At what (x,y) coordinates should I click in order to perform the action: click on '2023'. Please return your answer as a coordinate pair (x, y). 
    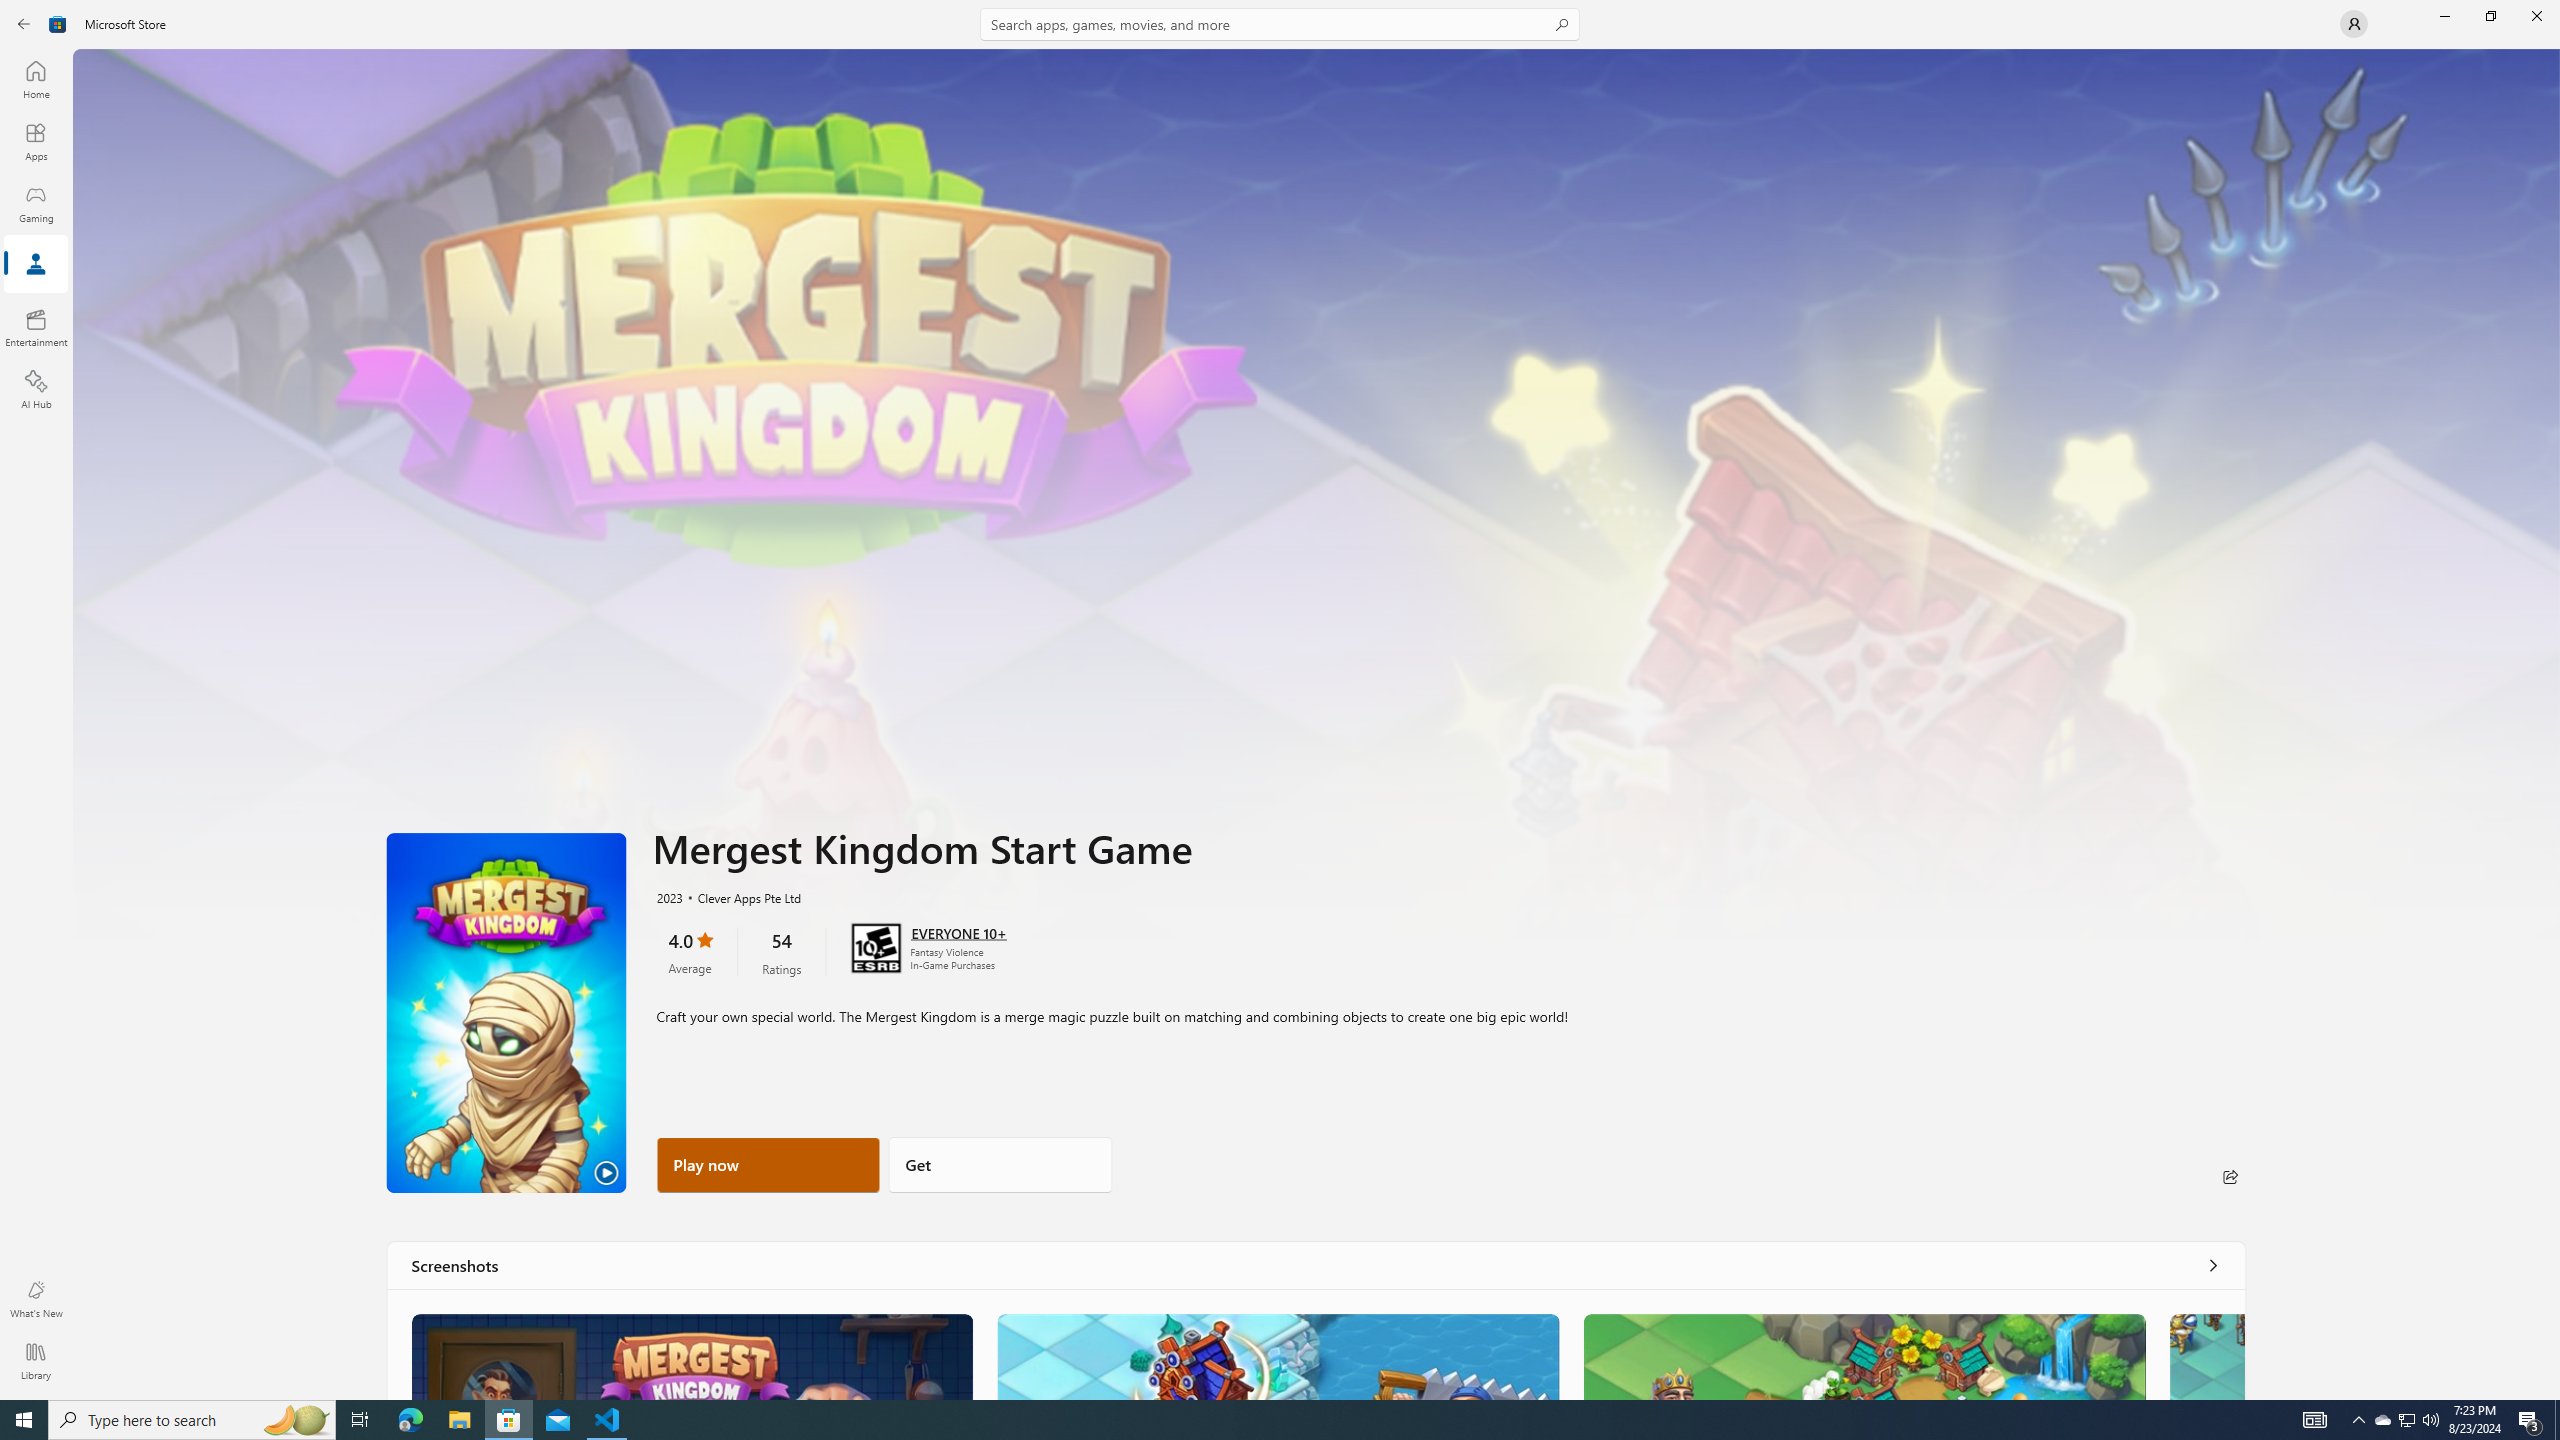
    Looking at the image, I should click on (668, 896).